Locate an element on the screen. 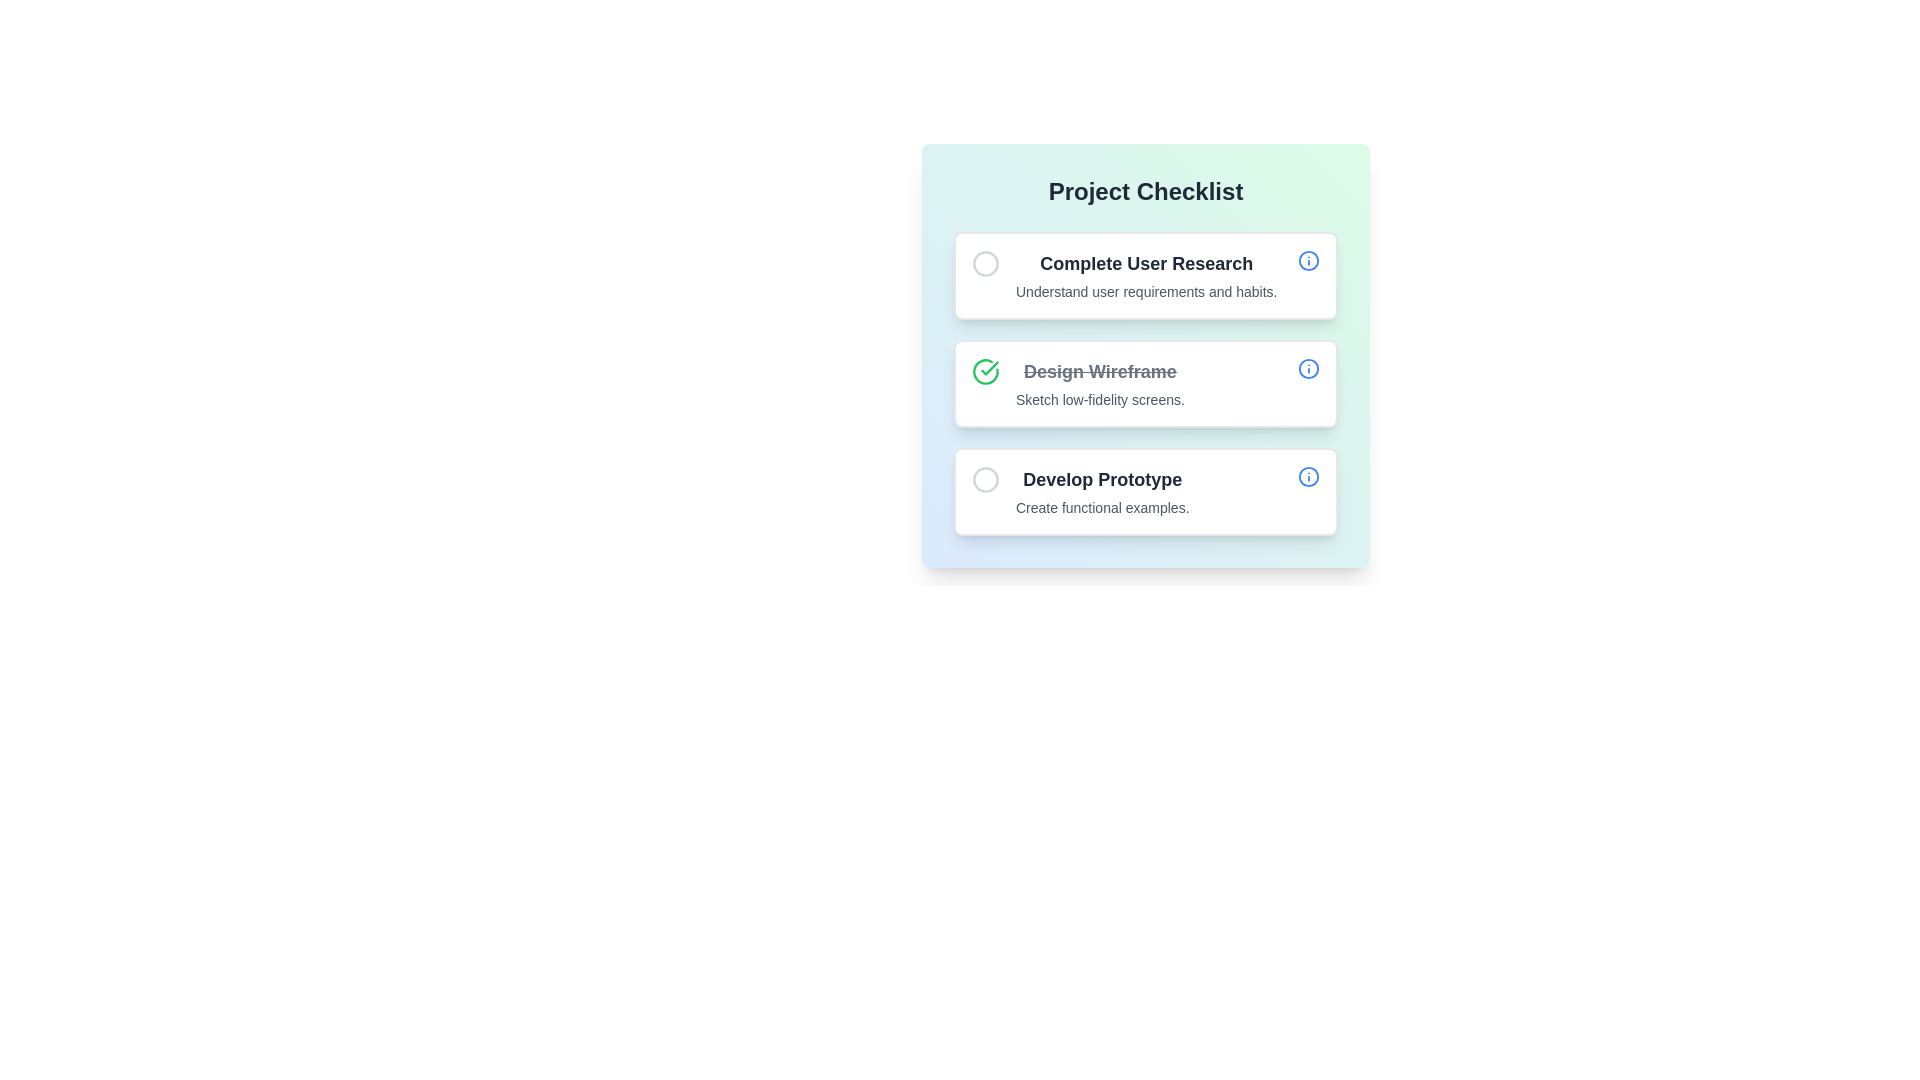 The height and width of the screenshot is (1080, 1920). the checklist item element for 'Design Wireframe' to edit its details, which is the second item is located at coordinates (1146, 352).